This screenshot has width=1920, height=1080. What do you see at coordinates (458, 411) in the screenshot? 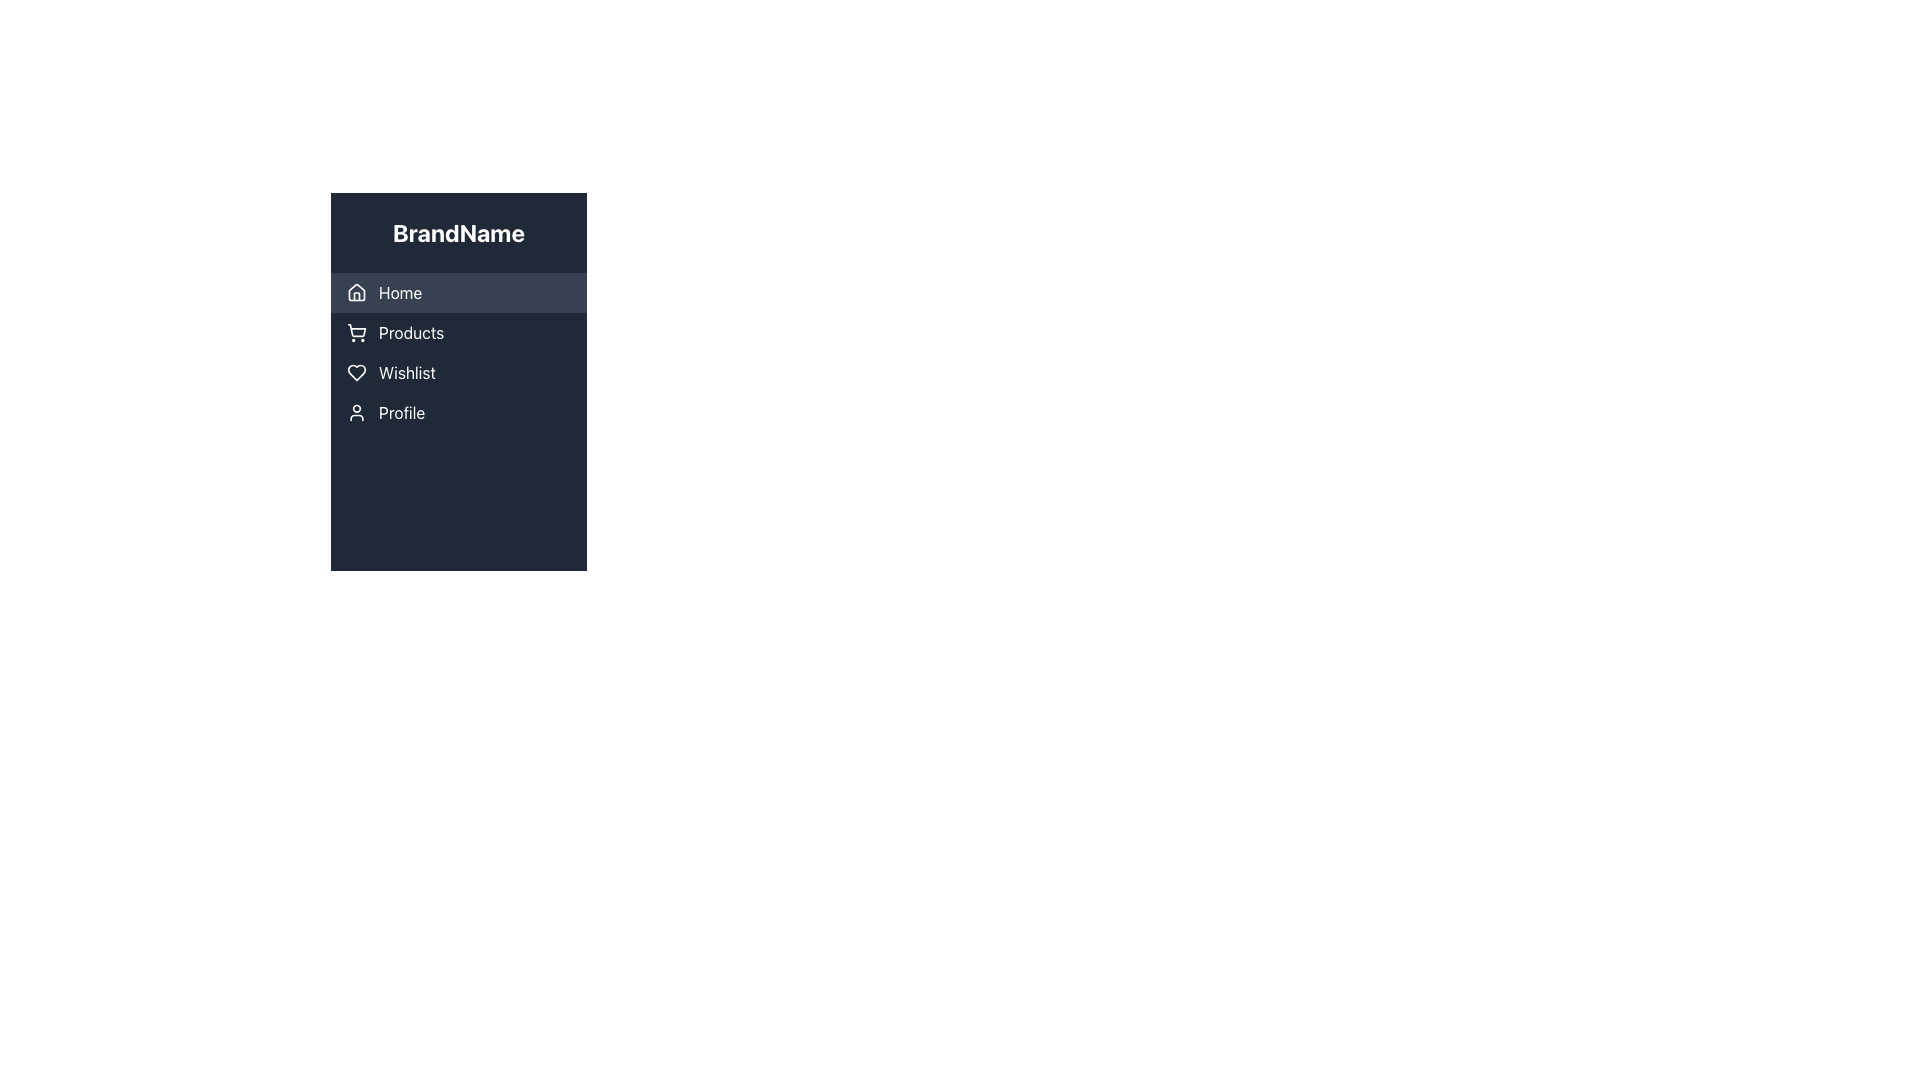
I see `the 'Profile' button in the navigation menu` at bounding box center [458, 411].